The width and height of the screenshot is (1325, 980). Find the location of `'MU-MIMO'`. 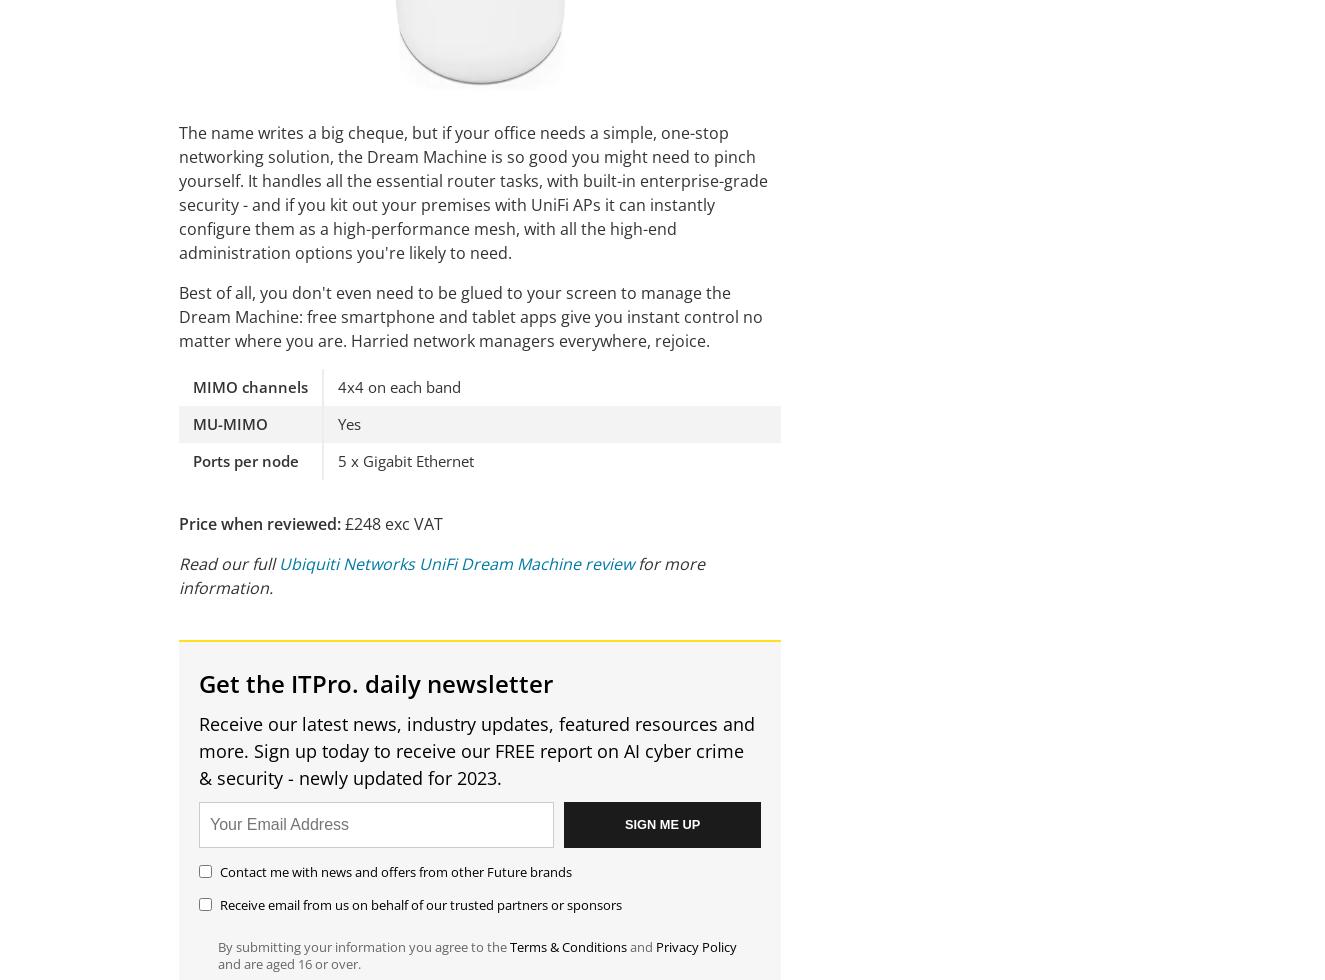

'MU-MIMO' is located at coordinates (230, 422).